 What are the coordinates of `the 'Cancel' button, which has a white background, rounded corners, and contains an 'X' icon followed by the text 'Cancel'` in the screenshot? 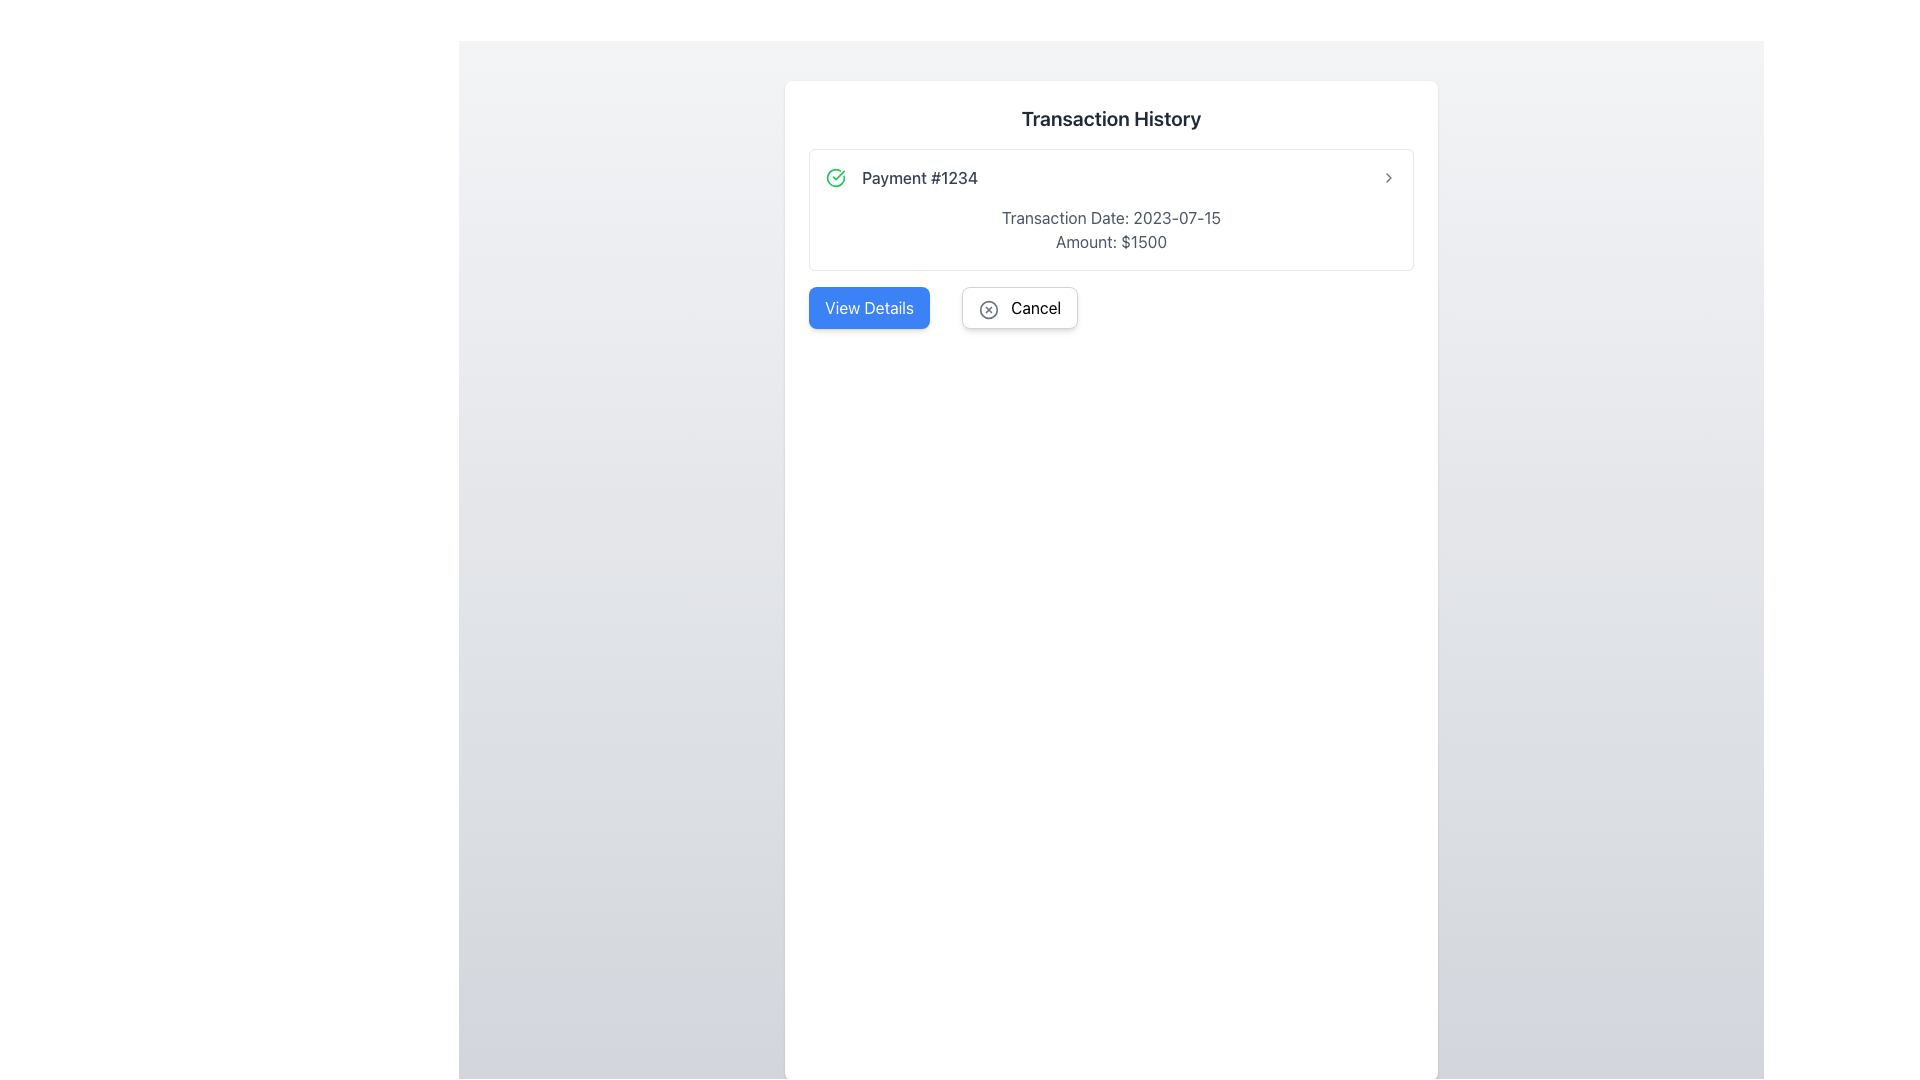 It's located at (1020, 308).